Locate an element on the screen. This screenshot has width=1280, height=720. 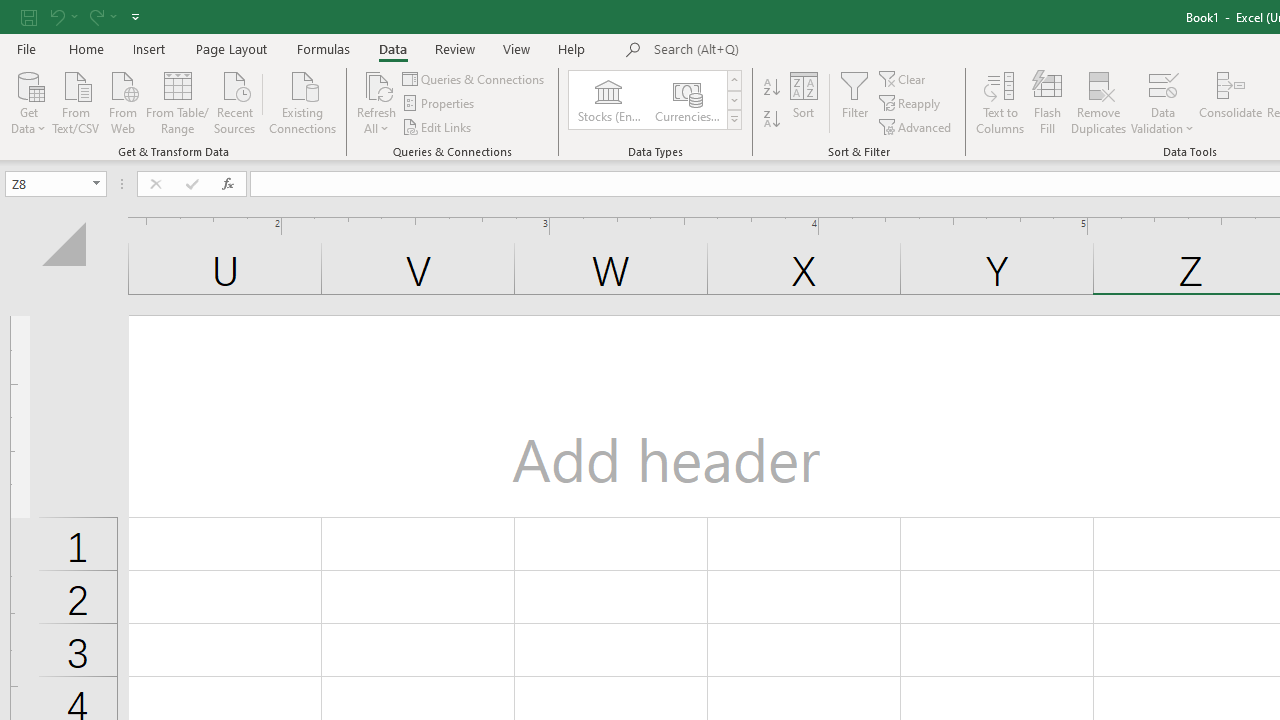
'Data Types' is located at coordinates (733, 120).